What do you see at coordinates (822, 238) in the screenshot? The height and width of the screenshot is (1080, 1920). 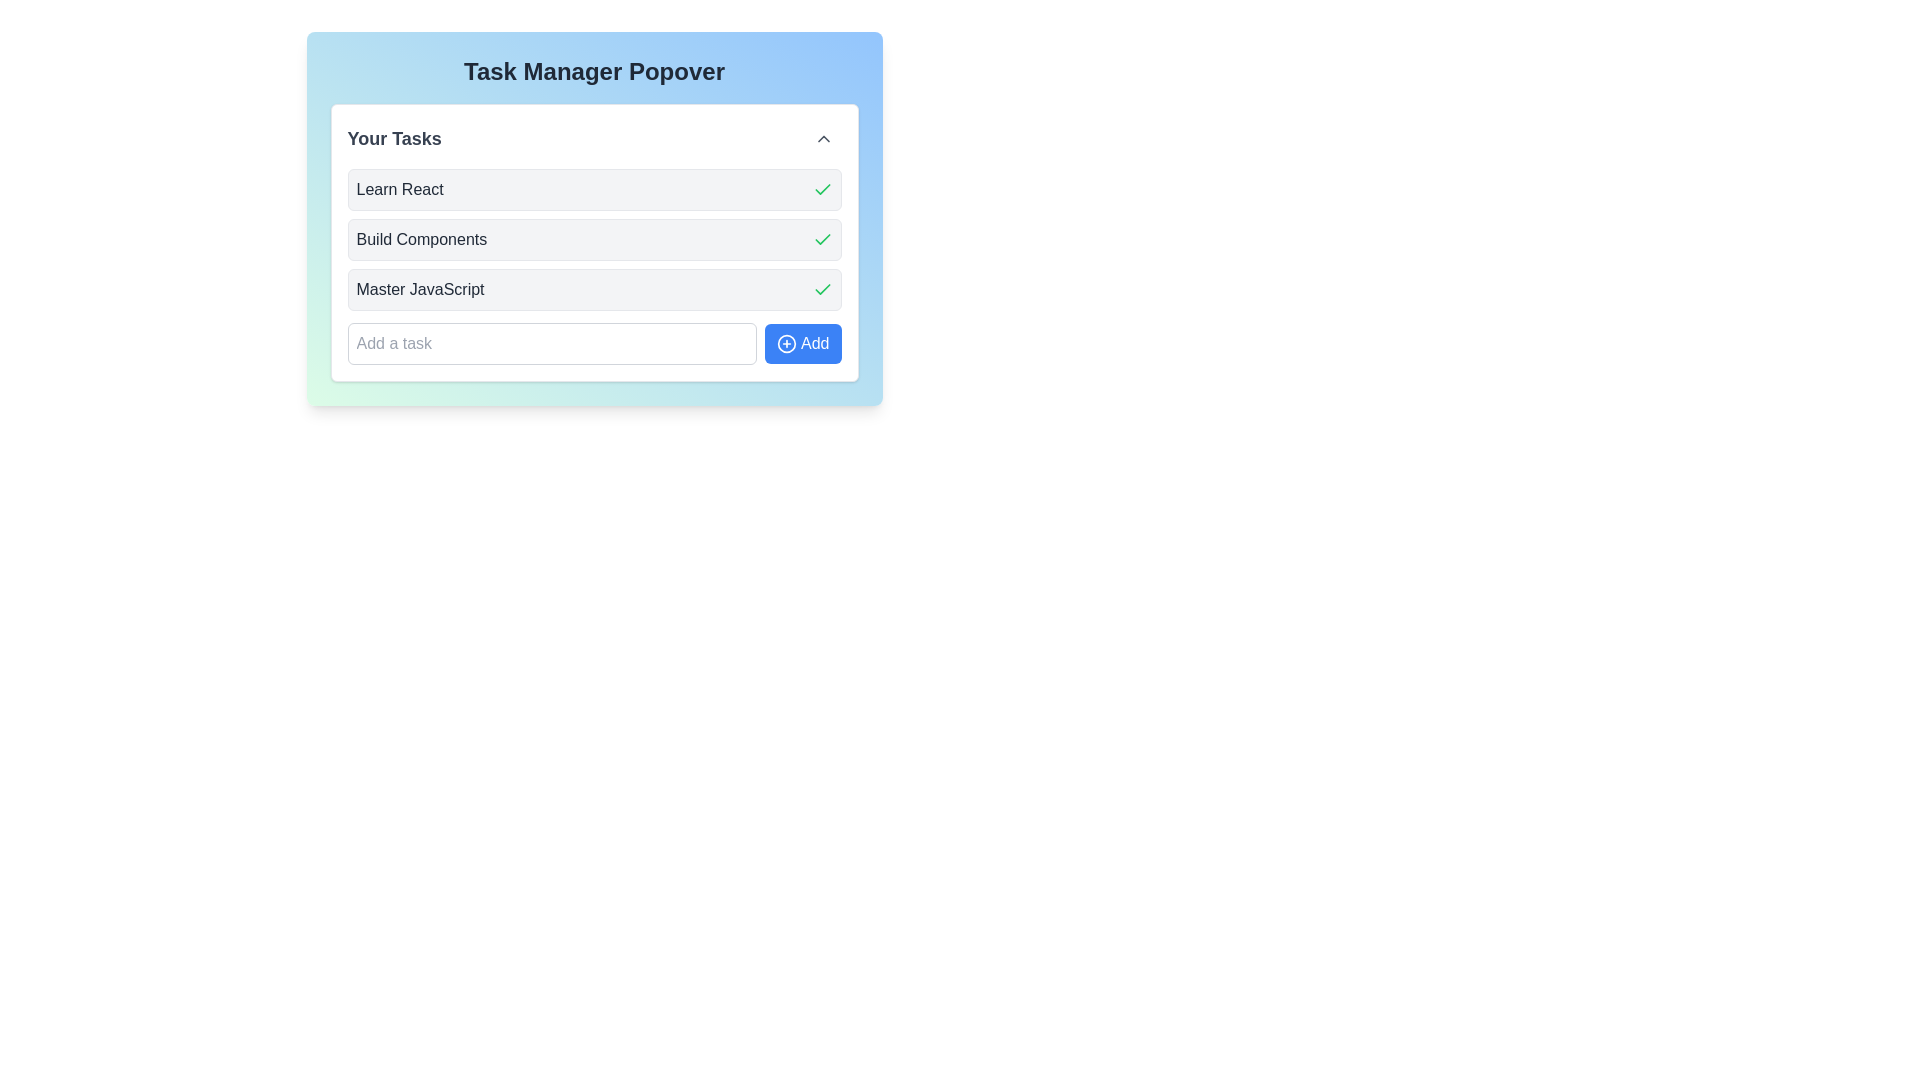 I see `the green checkmark icon that indicates the completion status of the 'Build Components' task in the 'Your Tasks' section` at bounding box center [822, 238].